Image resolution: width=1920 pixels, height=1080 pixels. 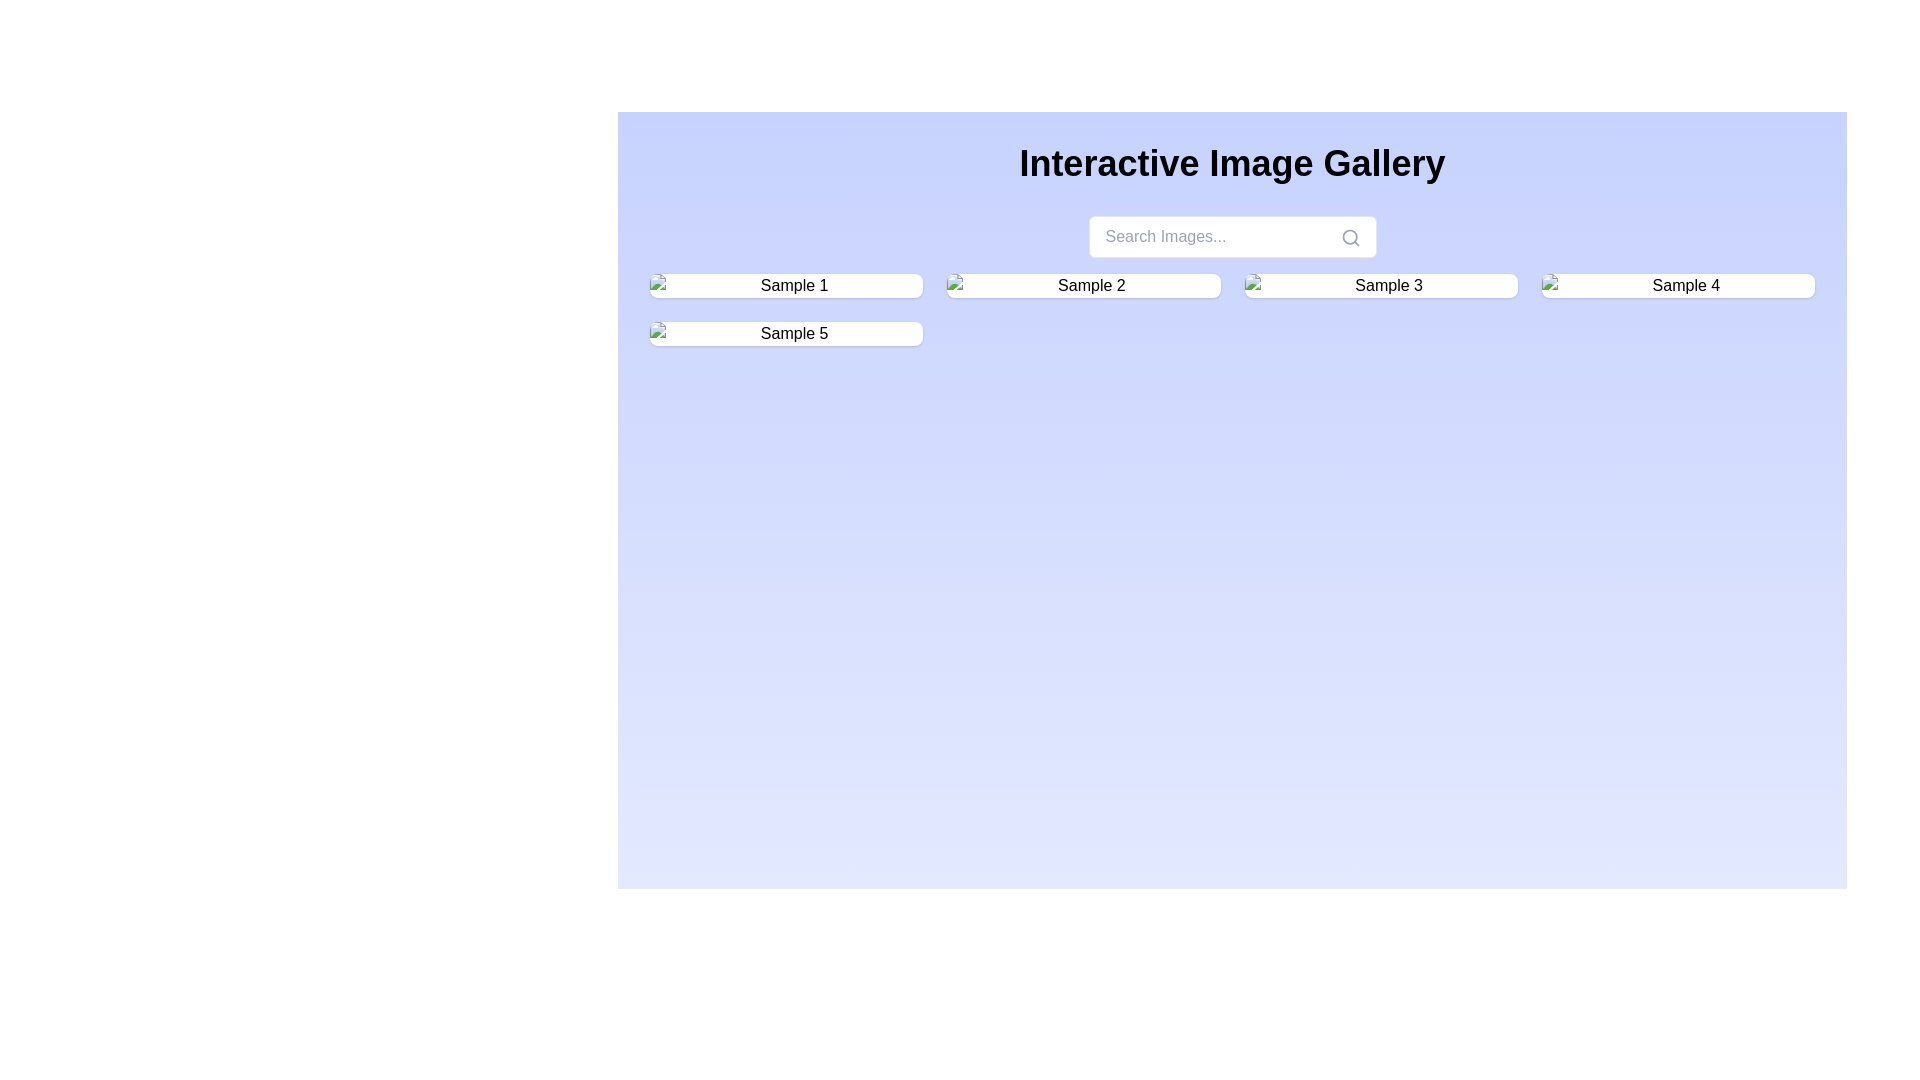 What do you see at coordinates (1350, 237) in the screenshot?
I see `the magnifying glass icon button located at the far right of the 'Search Images...' input field` at bounding box center [1350, 237].